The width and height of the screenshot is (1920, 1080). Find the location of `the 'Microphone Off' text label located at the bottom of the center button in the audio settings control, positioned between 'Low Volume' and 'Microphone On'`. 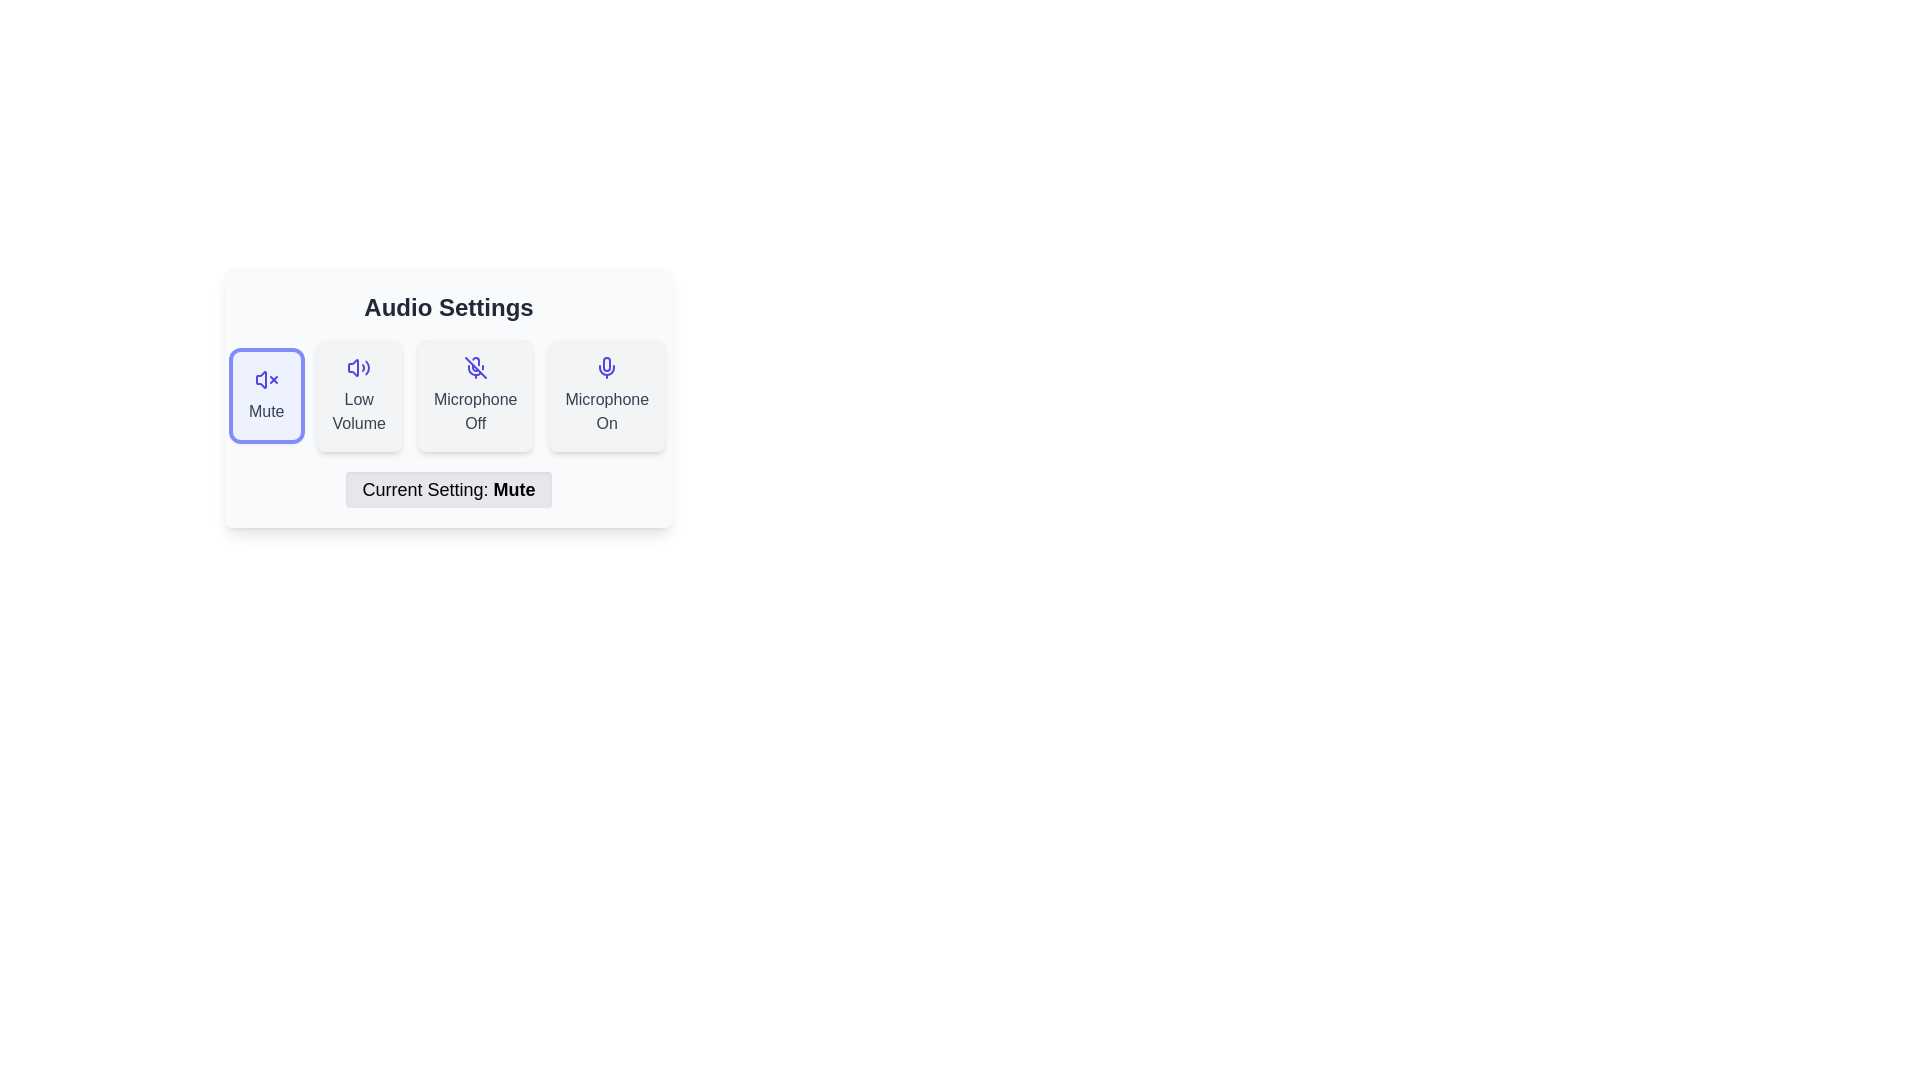

the 'Microphone Off' text label located at the bottom of the center button in the audio settings control, positioned between 'Low Volume' and 'Microphone On' is located at coordinates (474, 411).